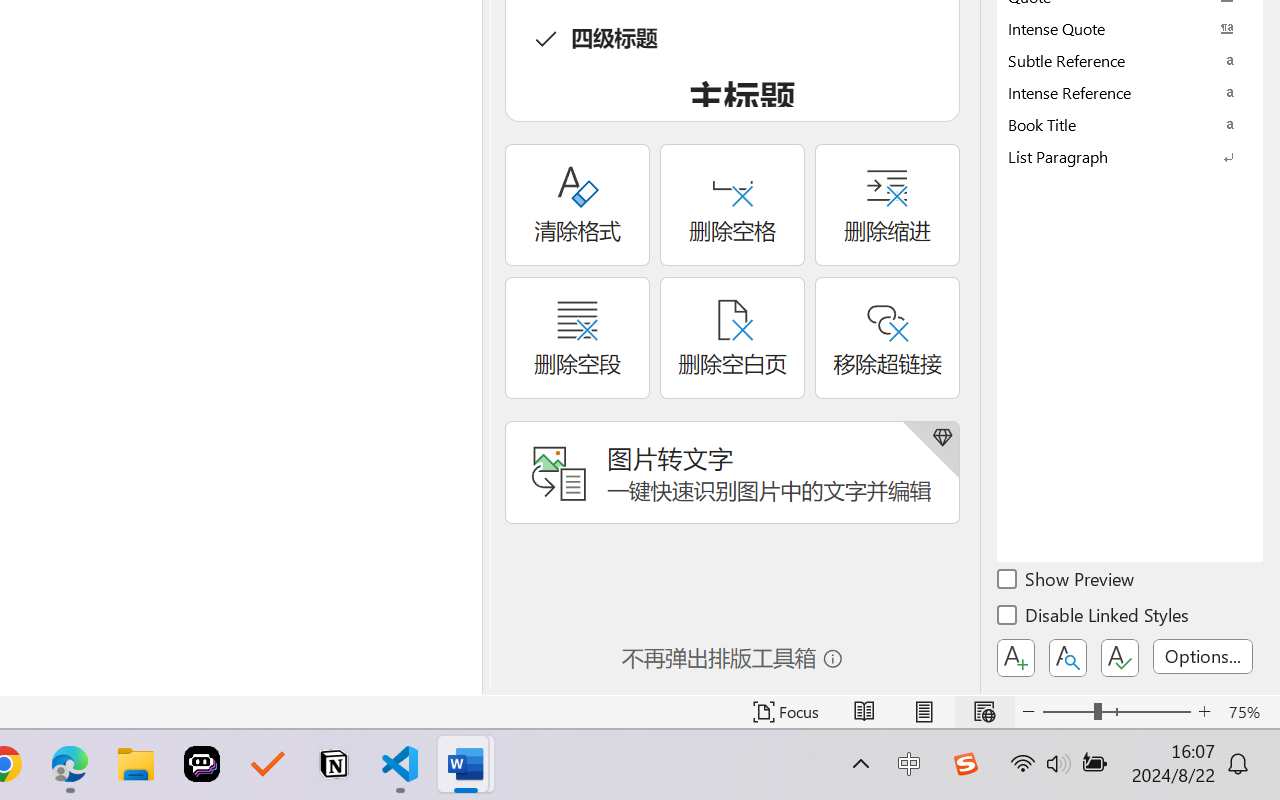 The height and width of the screenshot is (800, 1280). Describe the element at coordinates (785, 711) in the screenshot. I see `'Focus '` at that location.